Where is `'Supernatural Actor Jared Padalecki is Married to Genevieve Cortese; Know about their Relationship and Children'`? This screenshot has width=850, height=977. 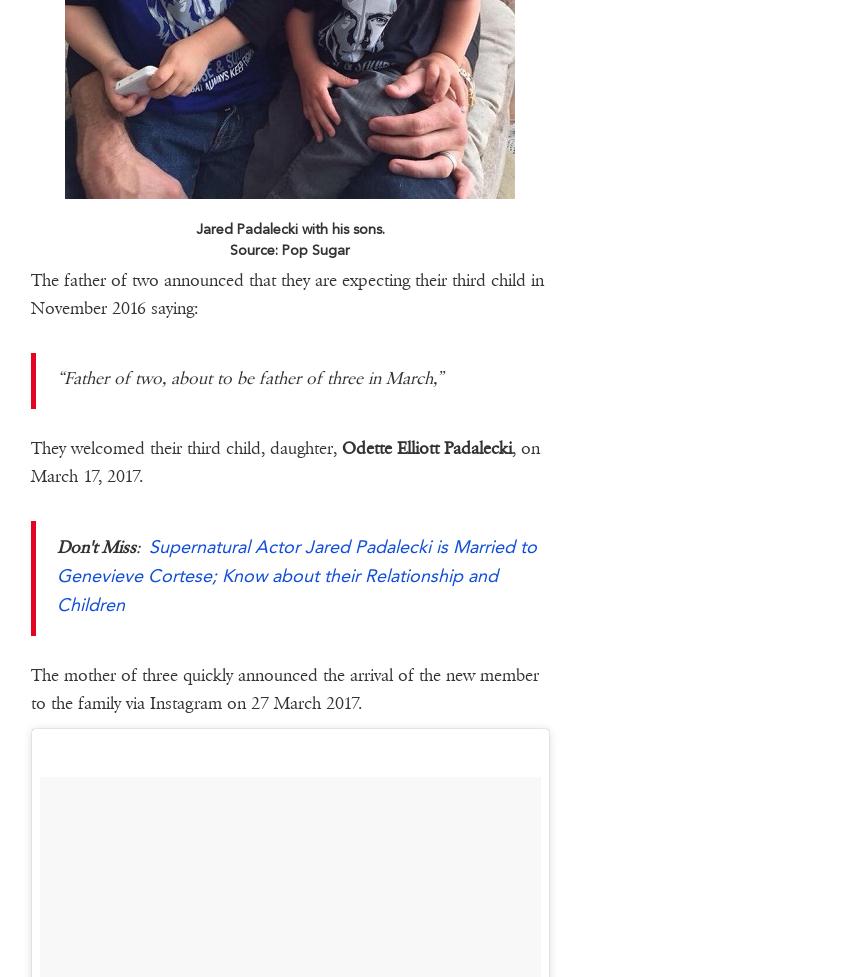 'Supernatural Actor Jared Padalecki is Married to Genevieve Cortese; Know about their Relationship and Children' is located at coordinates (294, 573).